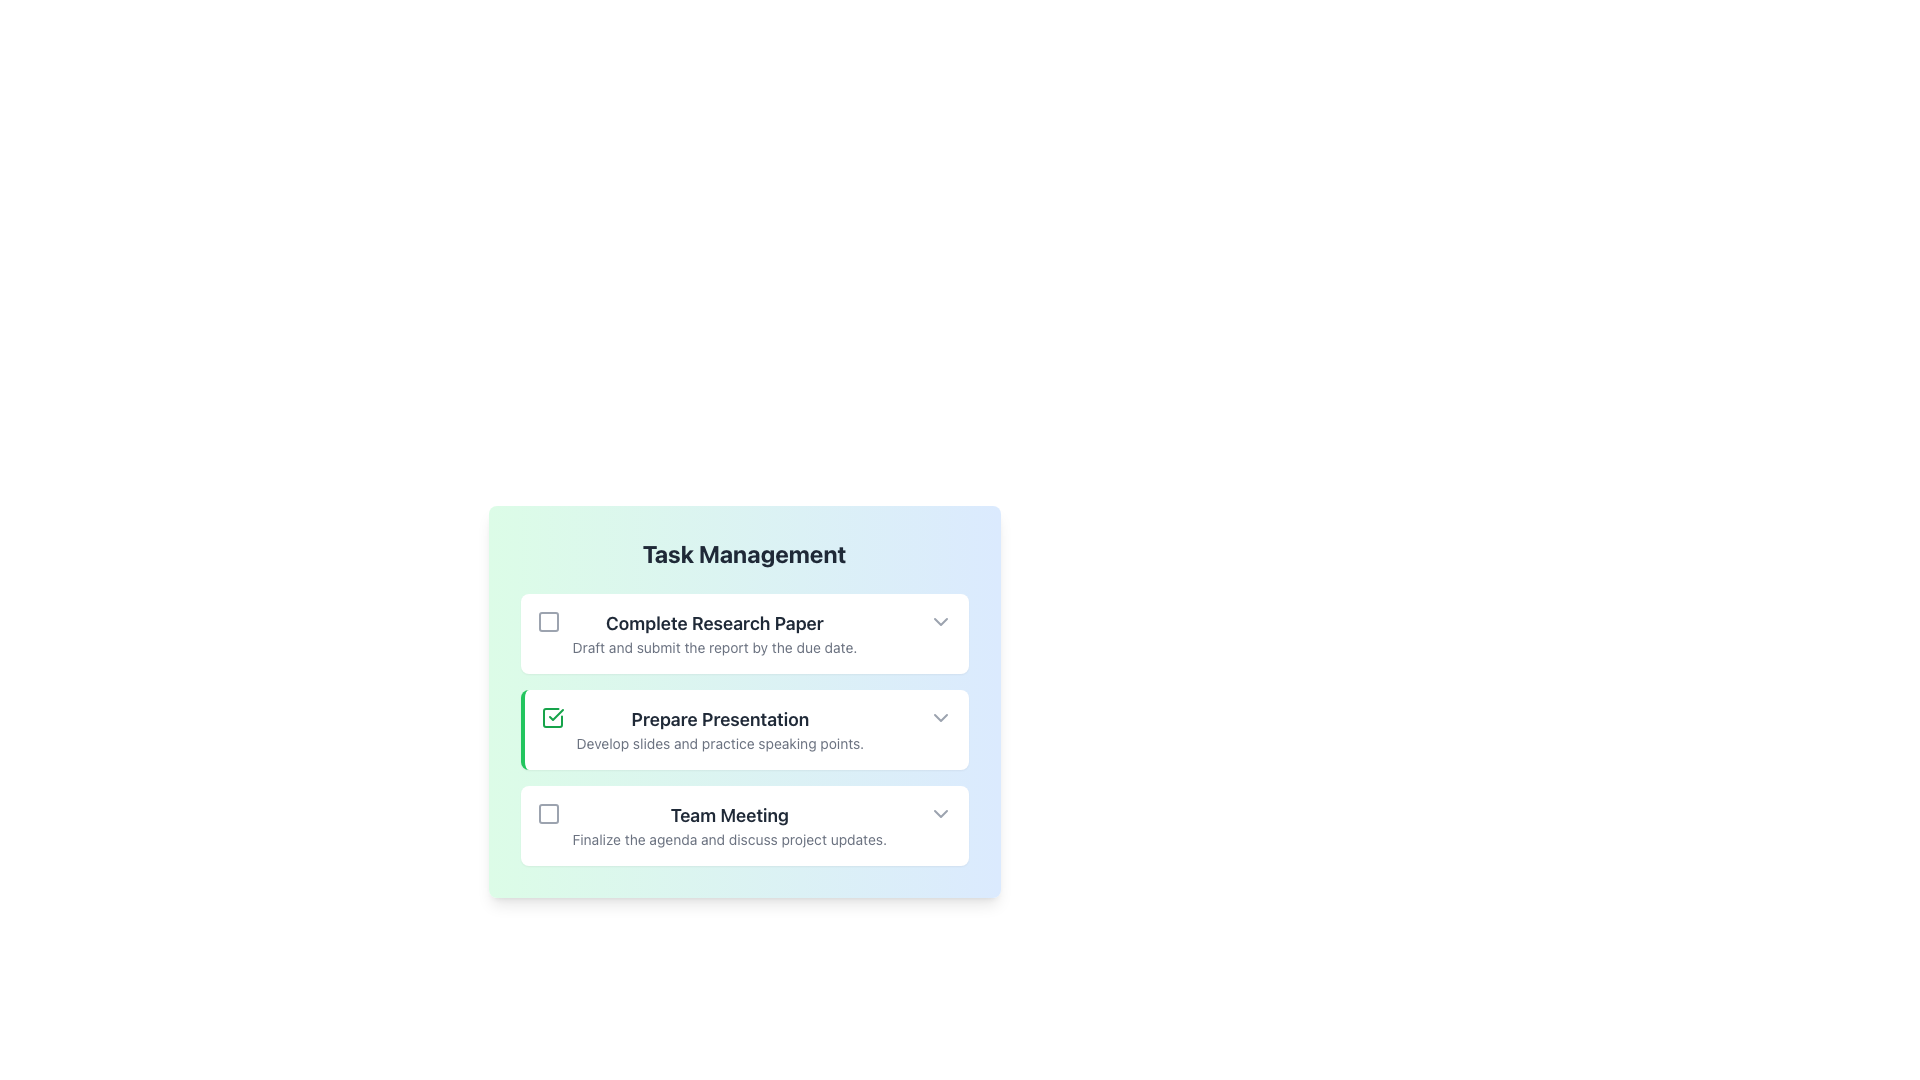 This screenshot has height=1080, width=1920. I want to click on the green check mark icon of the second task item in the task management interface, so click(743, 729).